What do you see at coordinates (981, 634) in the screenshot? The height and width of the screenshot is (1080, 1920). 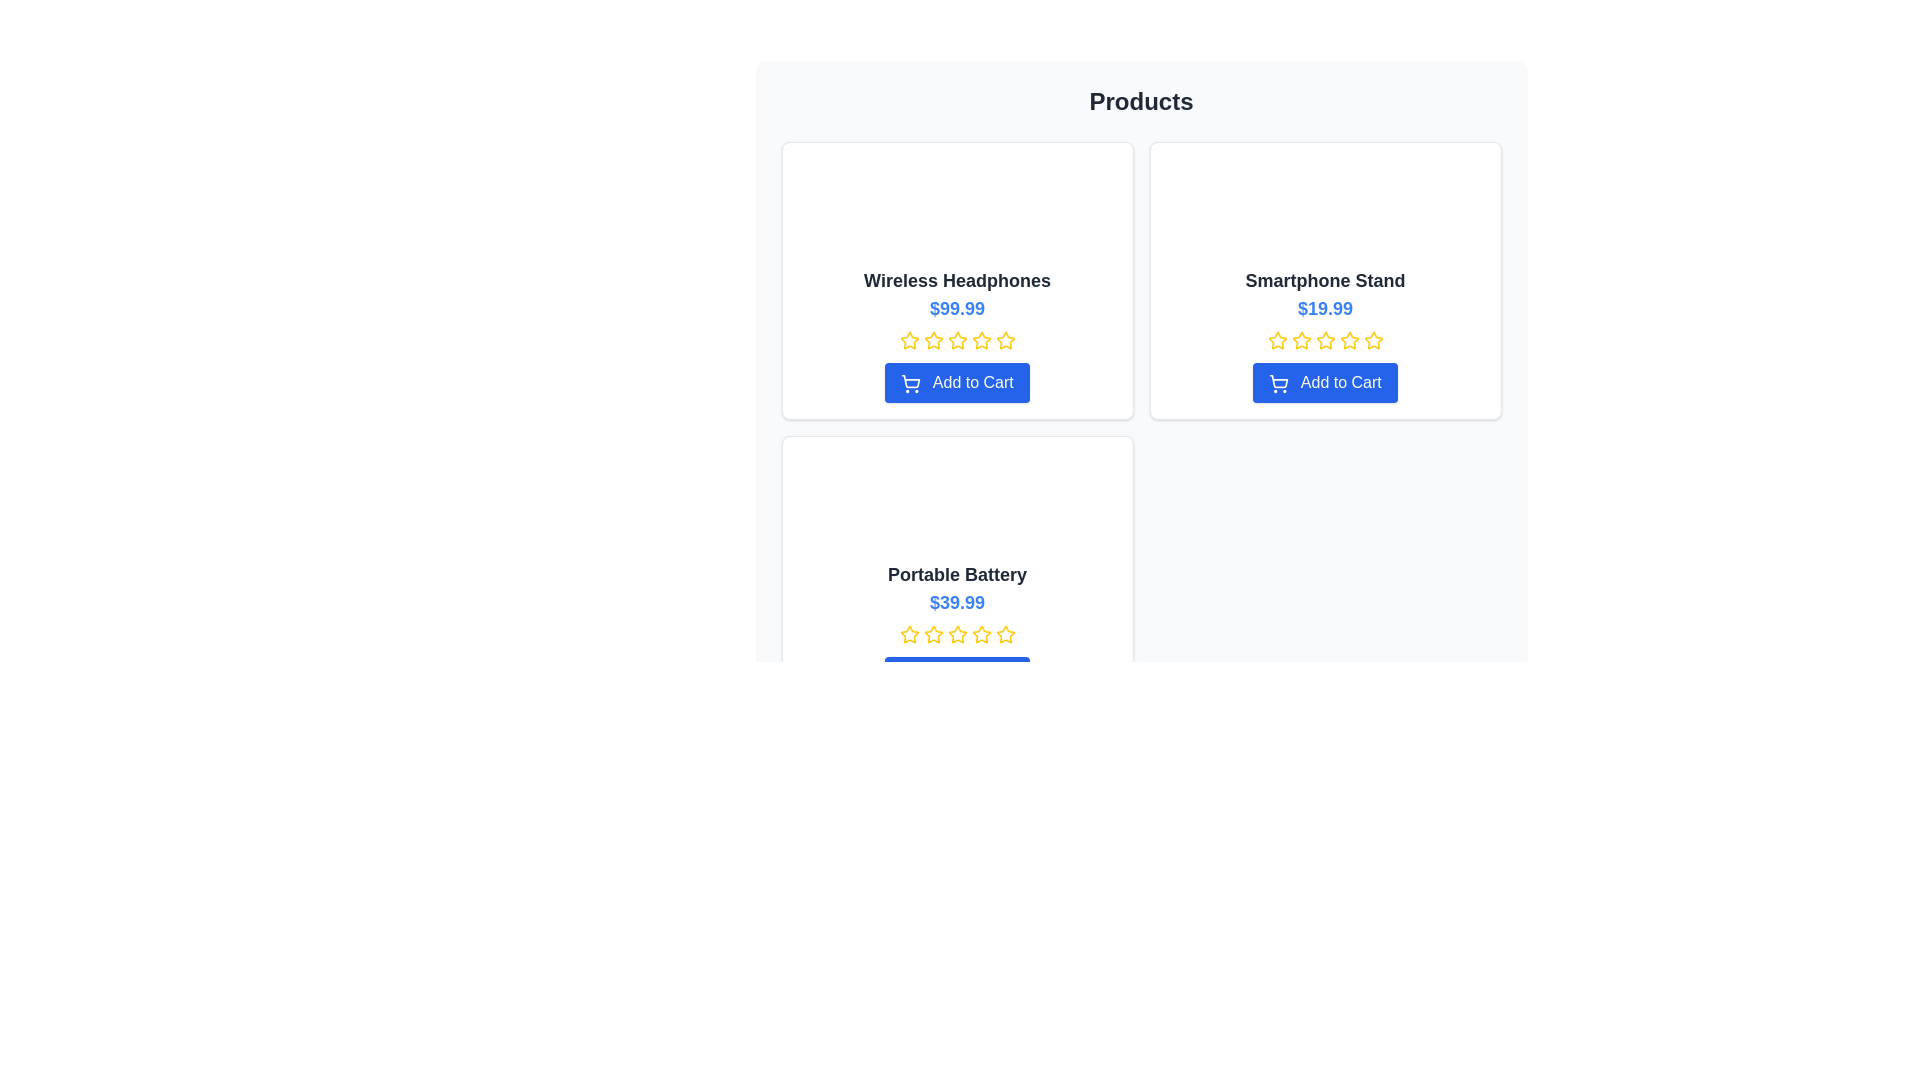 I see `the yellow star icon with a white border, which is the second star from the left in the rating star sequence for the 'Portable Battery' product, to rate it` at bounding box center [981, 634].